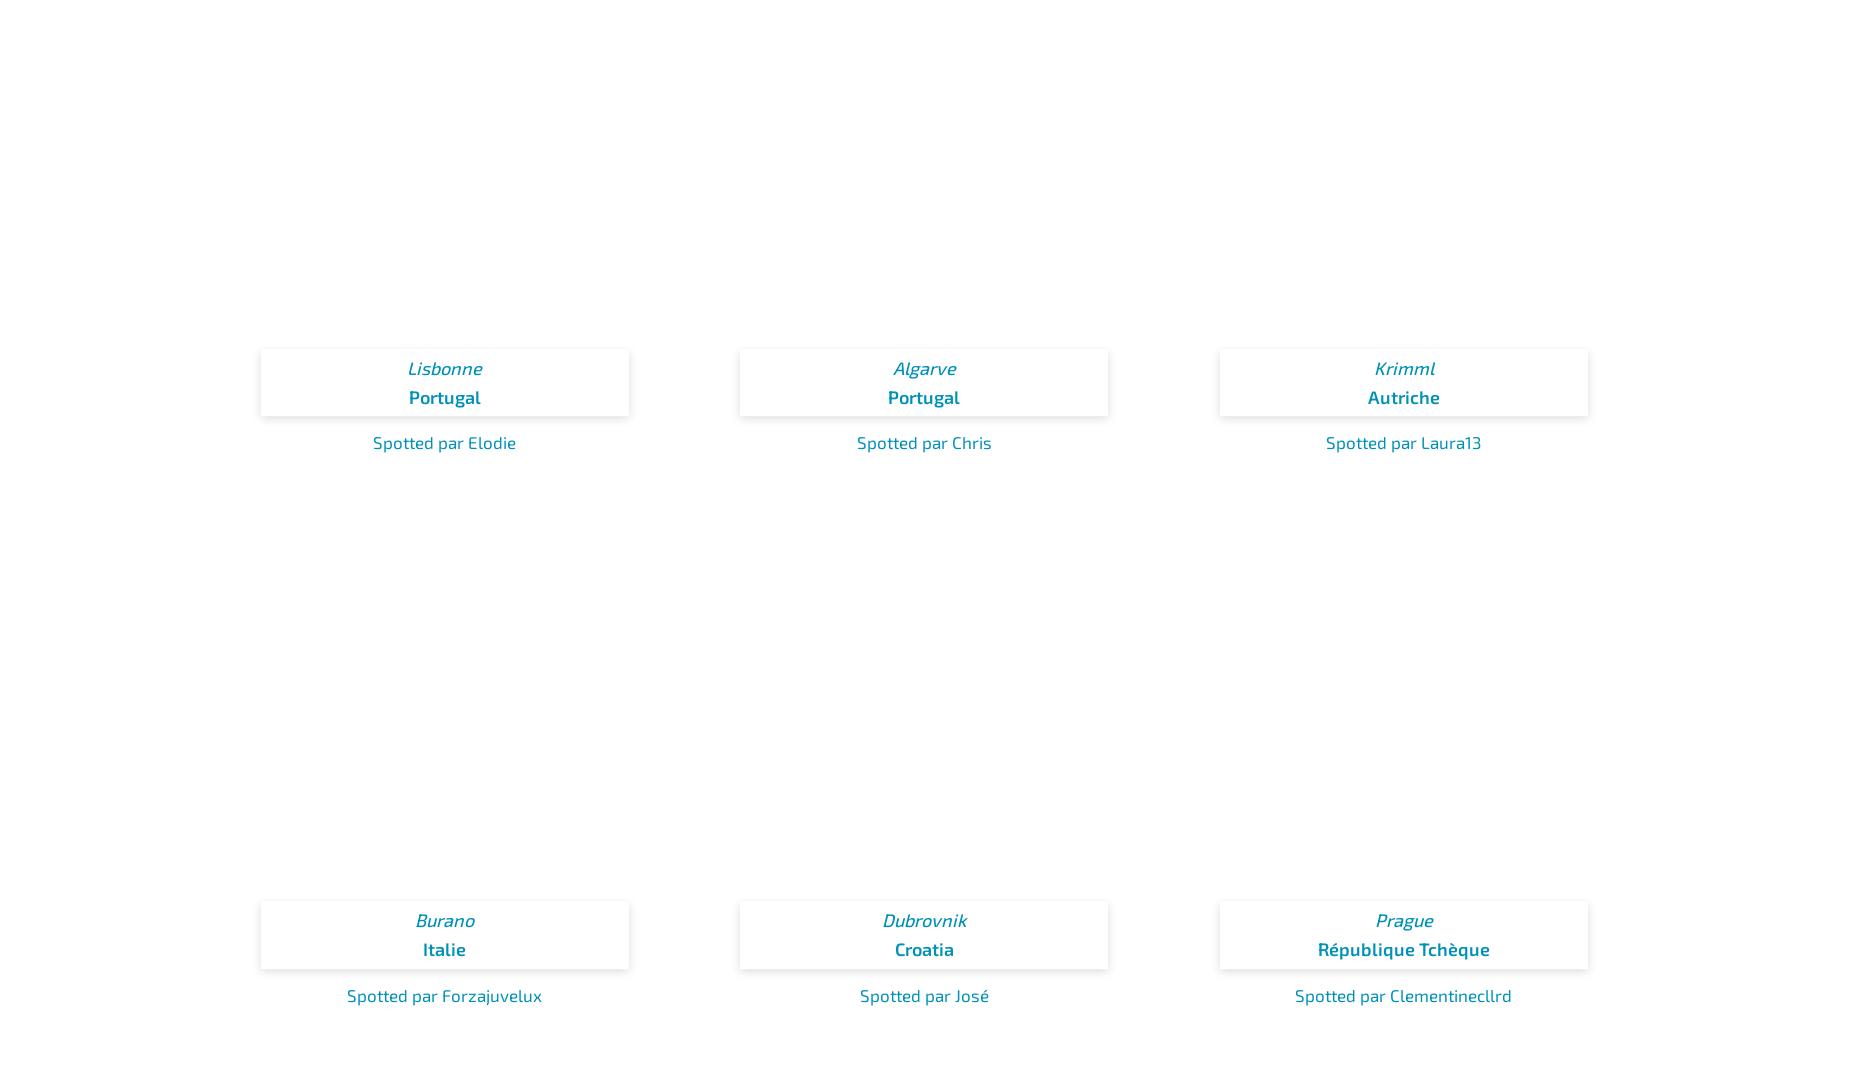 The width and height of the screenshot is (1850, 1074). I want to click on 'Burano', so click(443, 919).